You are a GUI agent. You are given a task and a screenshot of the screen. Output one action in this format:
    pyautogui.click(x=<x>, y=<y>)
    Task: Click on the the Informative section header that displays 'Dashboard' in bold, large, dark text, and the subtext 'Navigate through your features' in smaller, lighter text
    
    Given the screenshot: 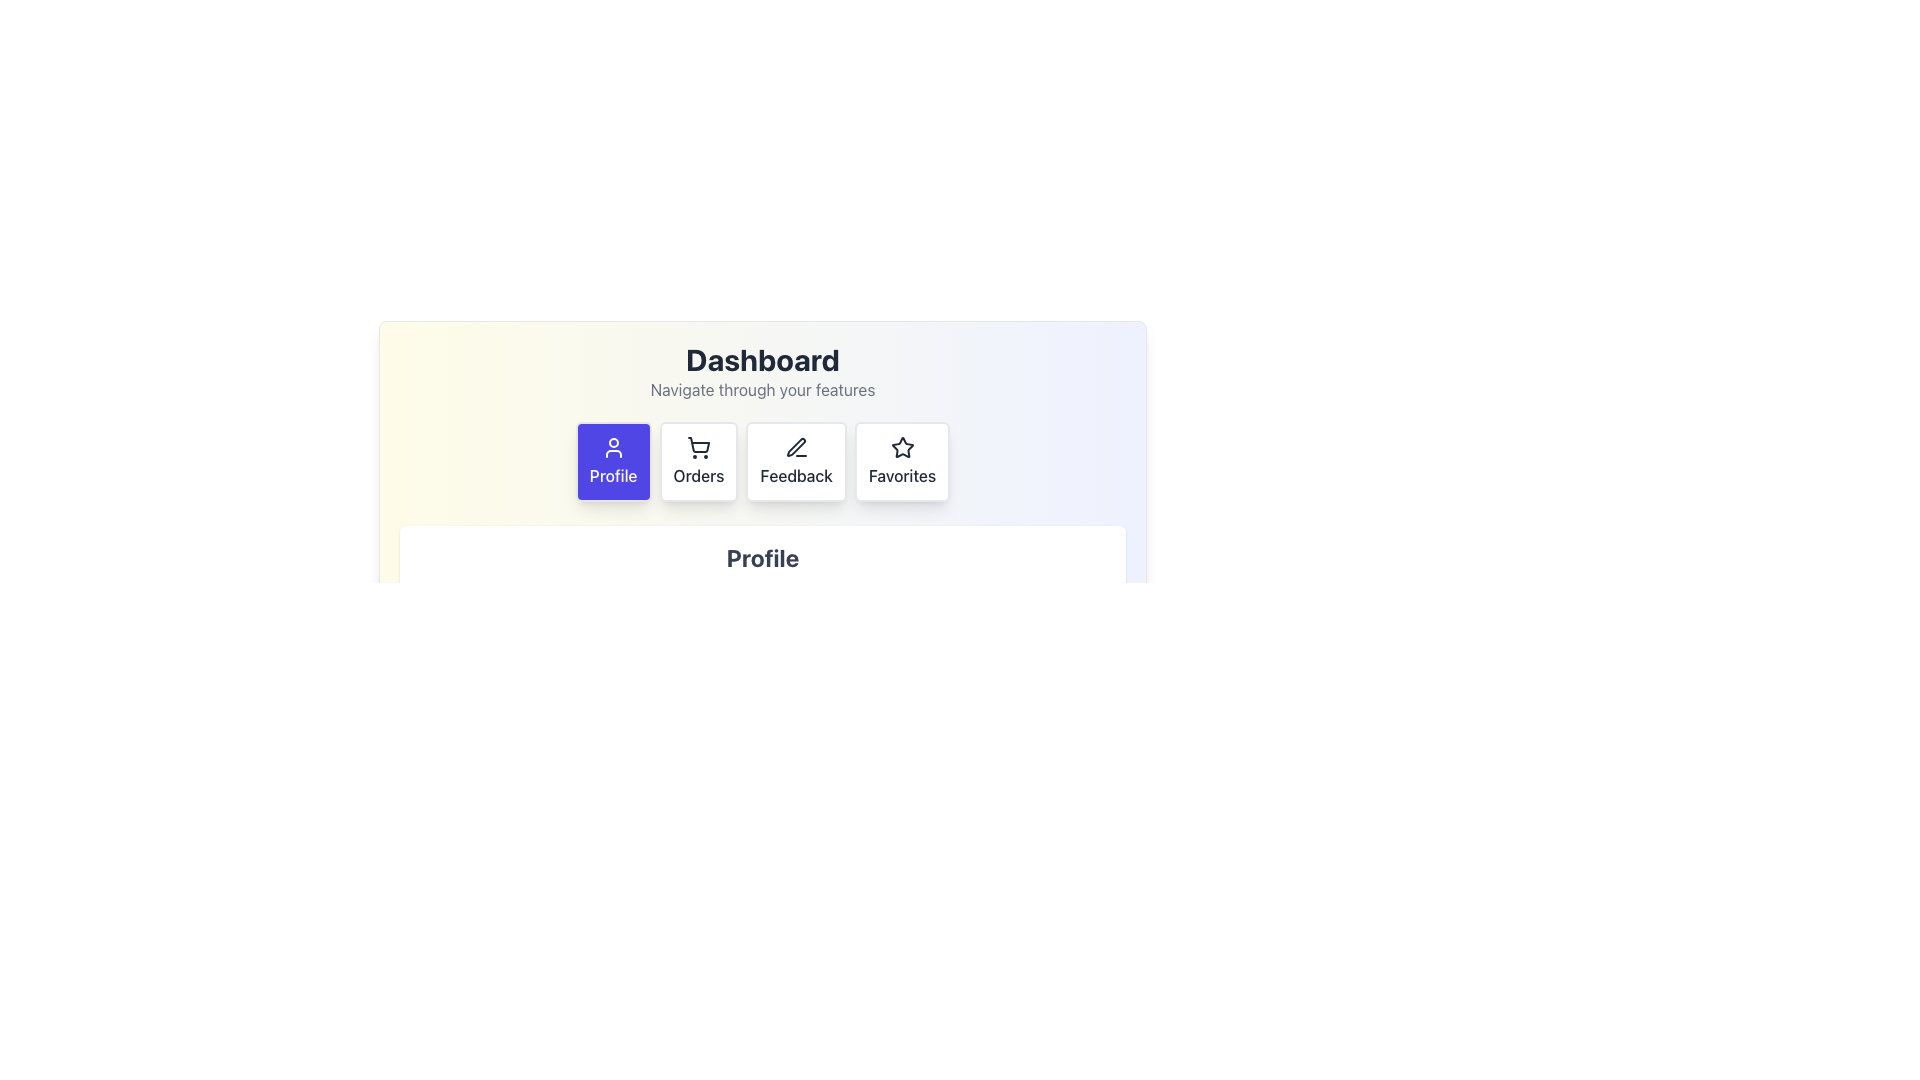 What is the action you would take?
    pyautogui.click(x=762, y=371)
    